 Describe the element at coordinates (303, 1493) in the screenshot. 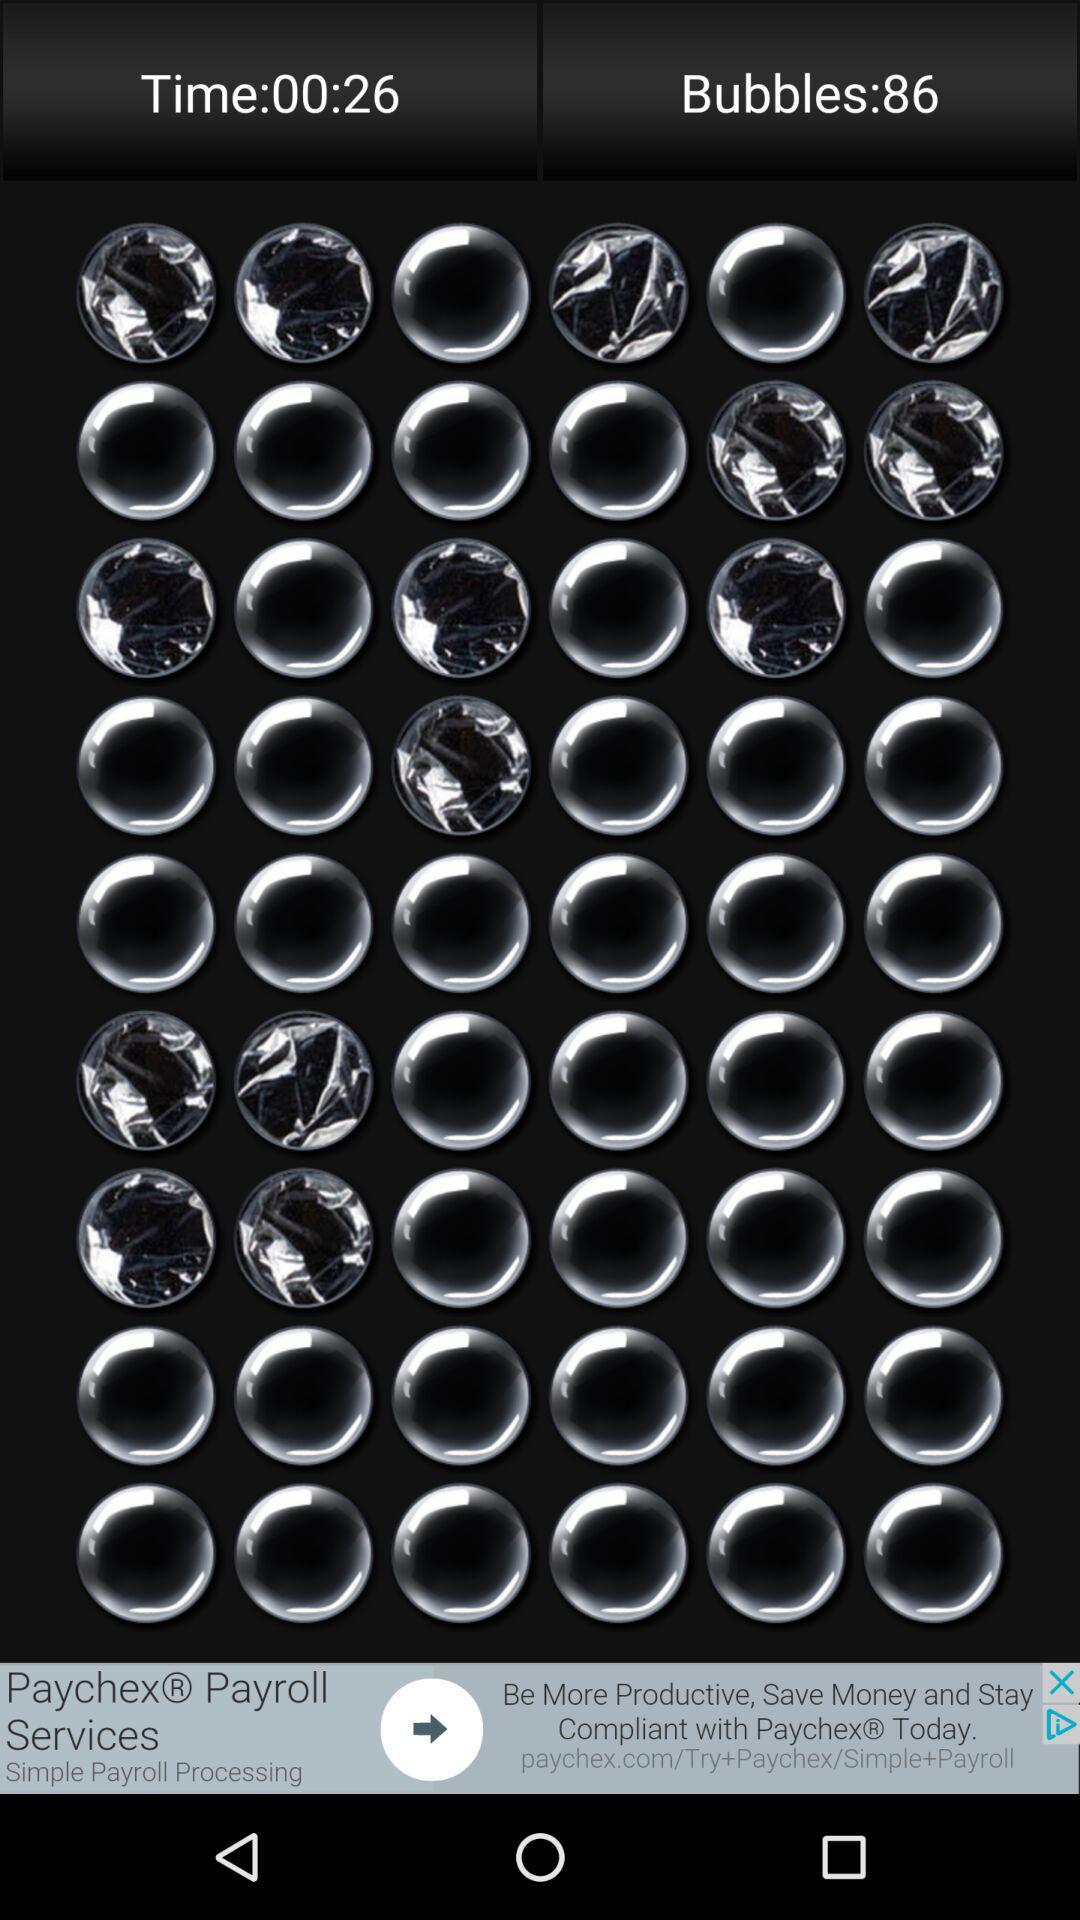

I see `the refresh icon` at that location.